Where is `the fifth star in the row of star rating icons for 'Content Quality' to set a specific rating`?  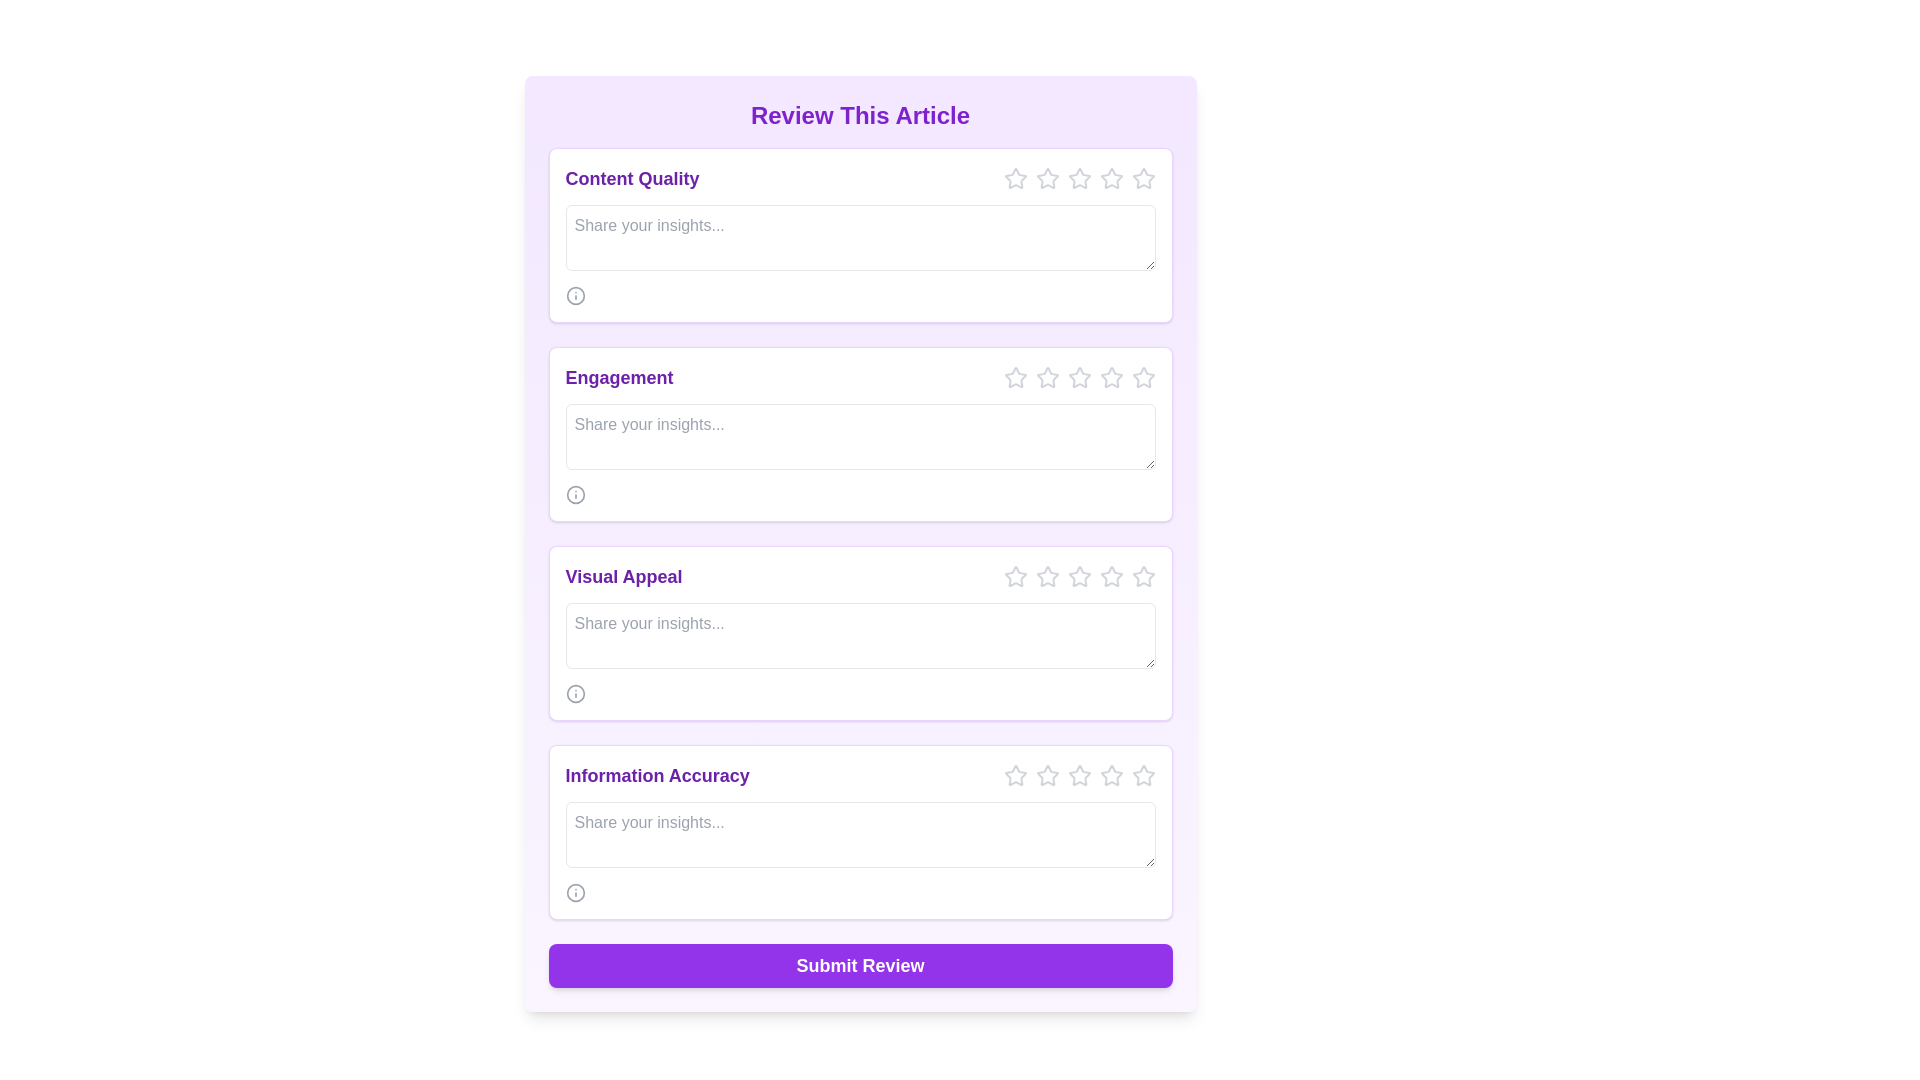
the fifth star in the row of star rating icons for 'Content Quality' to set a specific rating is located at coordinates (1142, 176).